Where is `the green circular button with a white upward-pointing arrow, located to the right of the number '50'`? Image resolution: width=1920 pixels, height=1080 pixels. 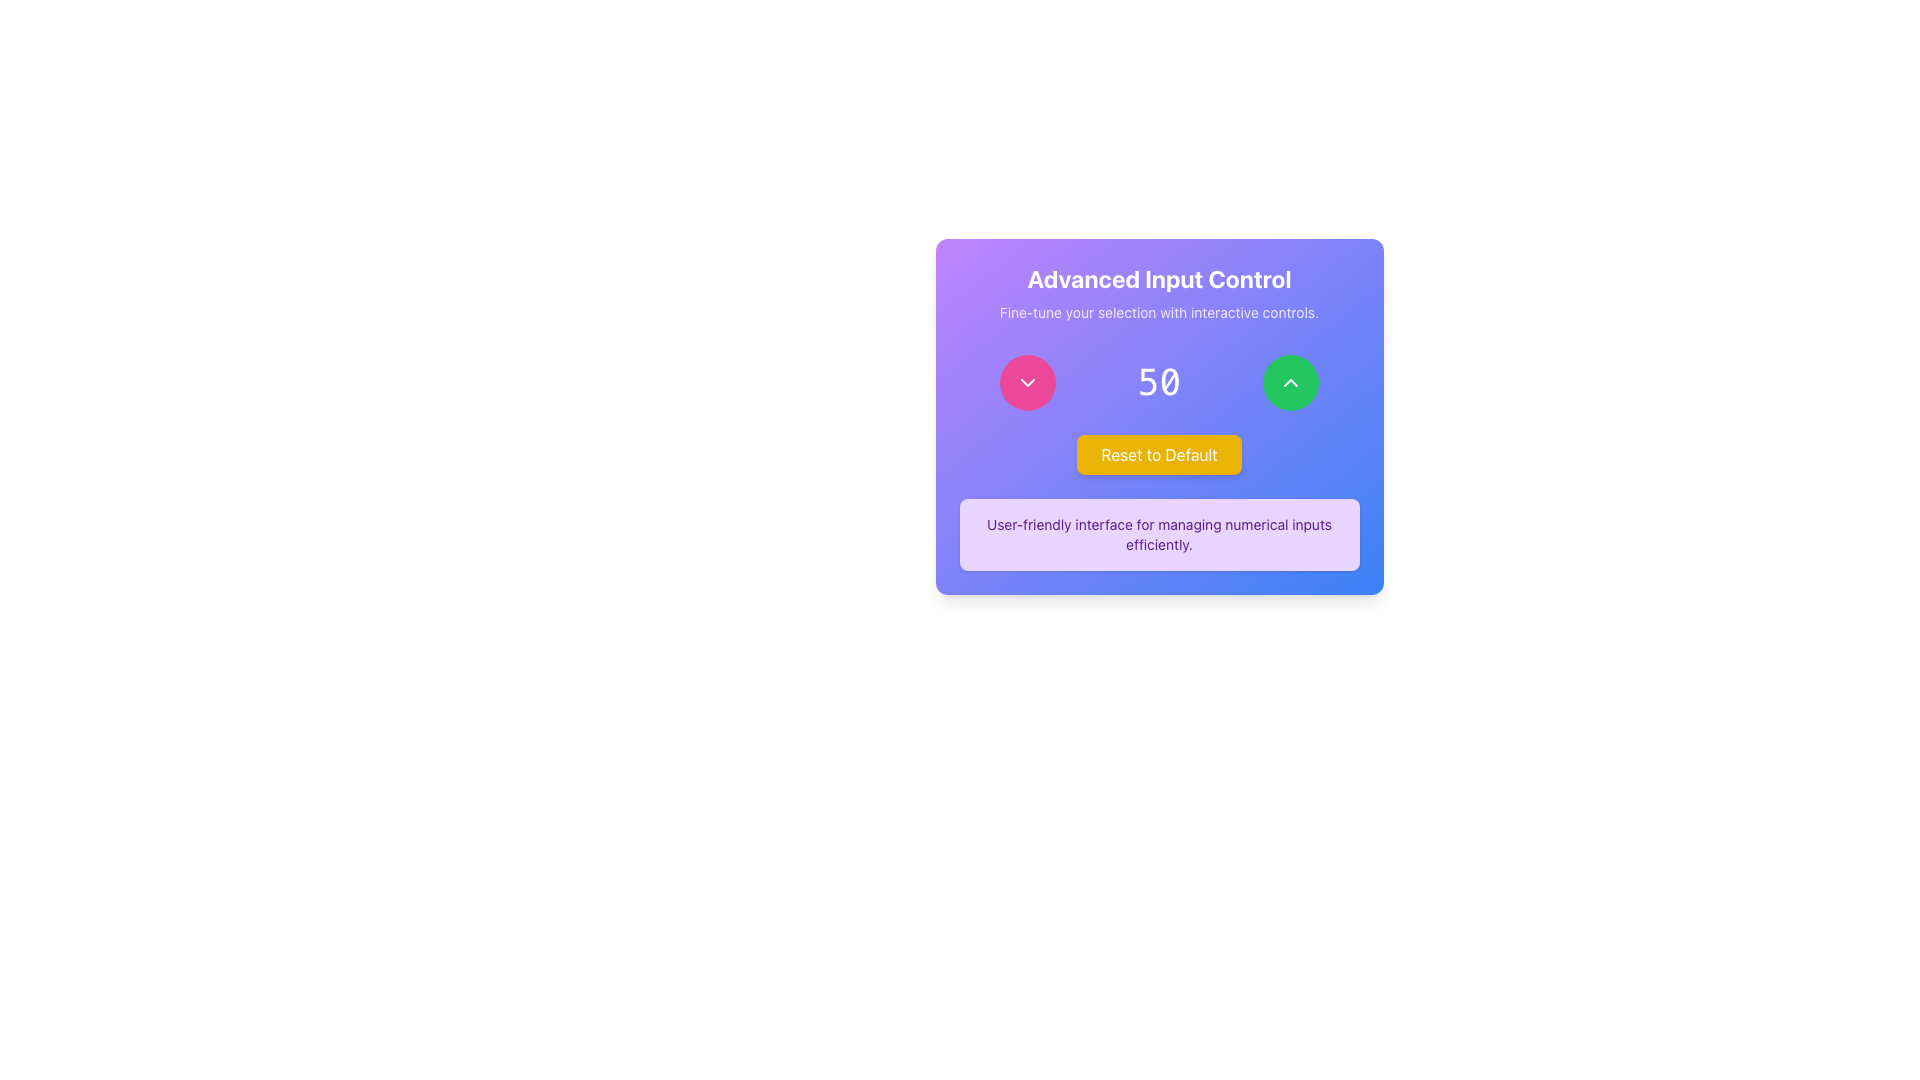
the green circular button with a white upward-pointing arrow, located to the right of the number '50' is located at coordinates (1290, 382).